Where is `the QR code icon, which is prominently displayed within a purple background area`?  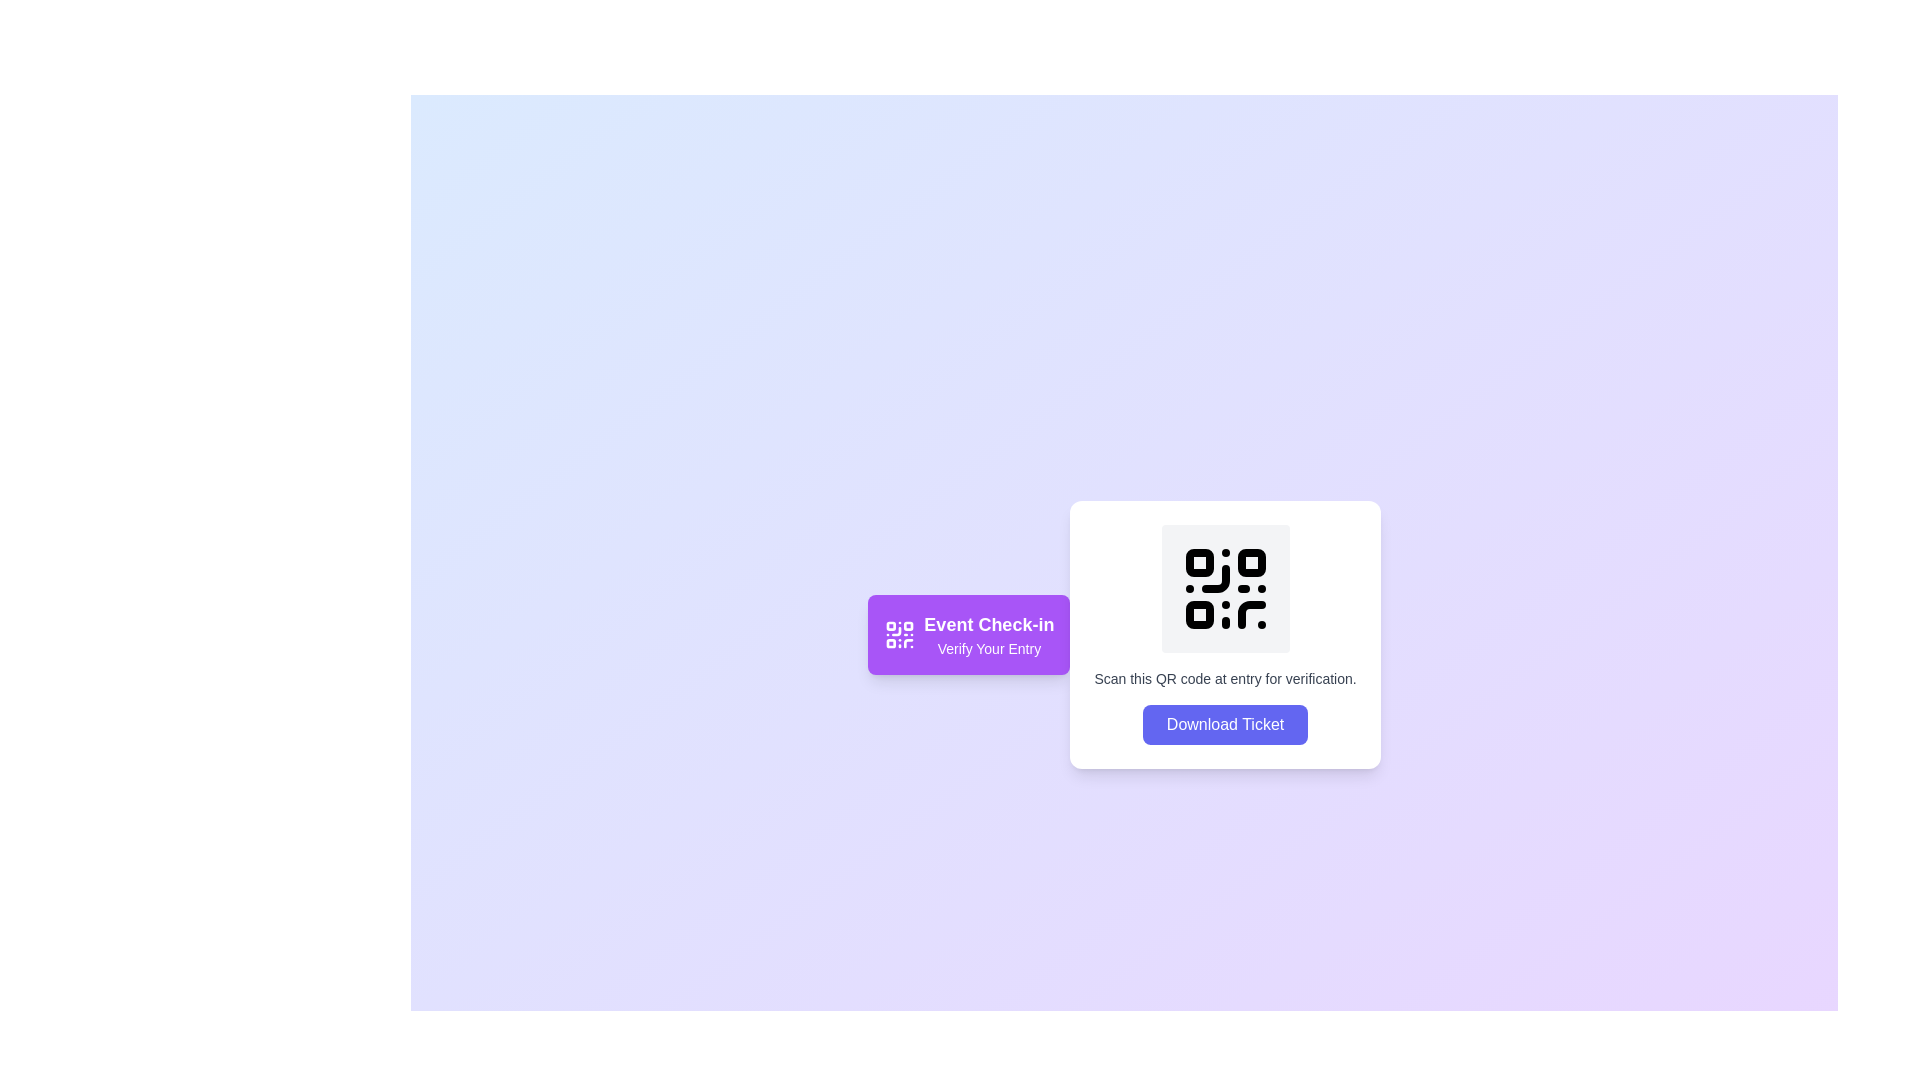
the QR code icon, which is prominently displayed within a purple background area is located at coordinates (899, 635).